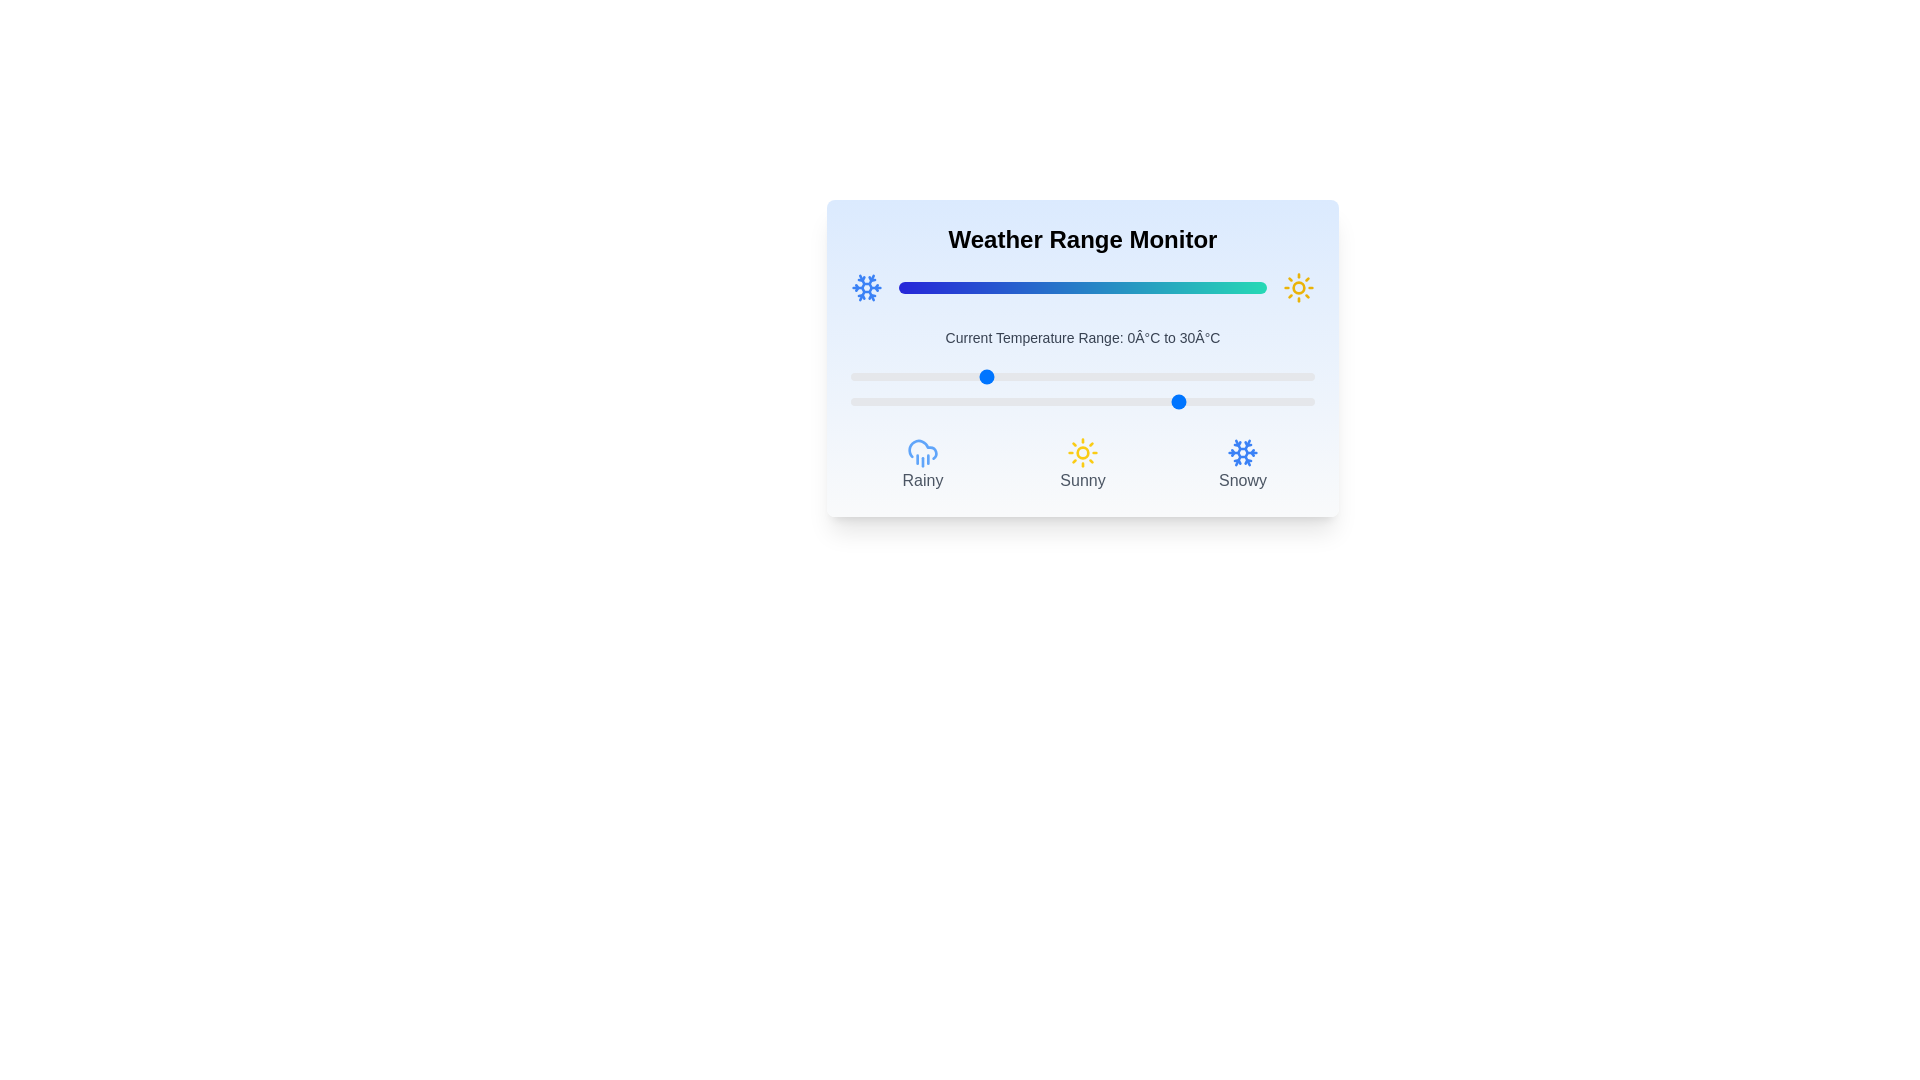  I want to click on the slider, so click(983, 377).